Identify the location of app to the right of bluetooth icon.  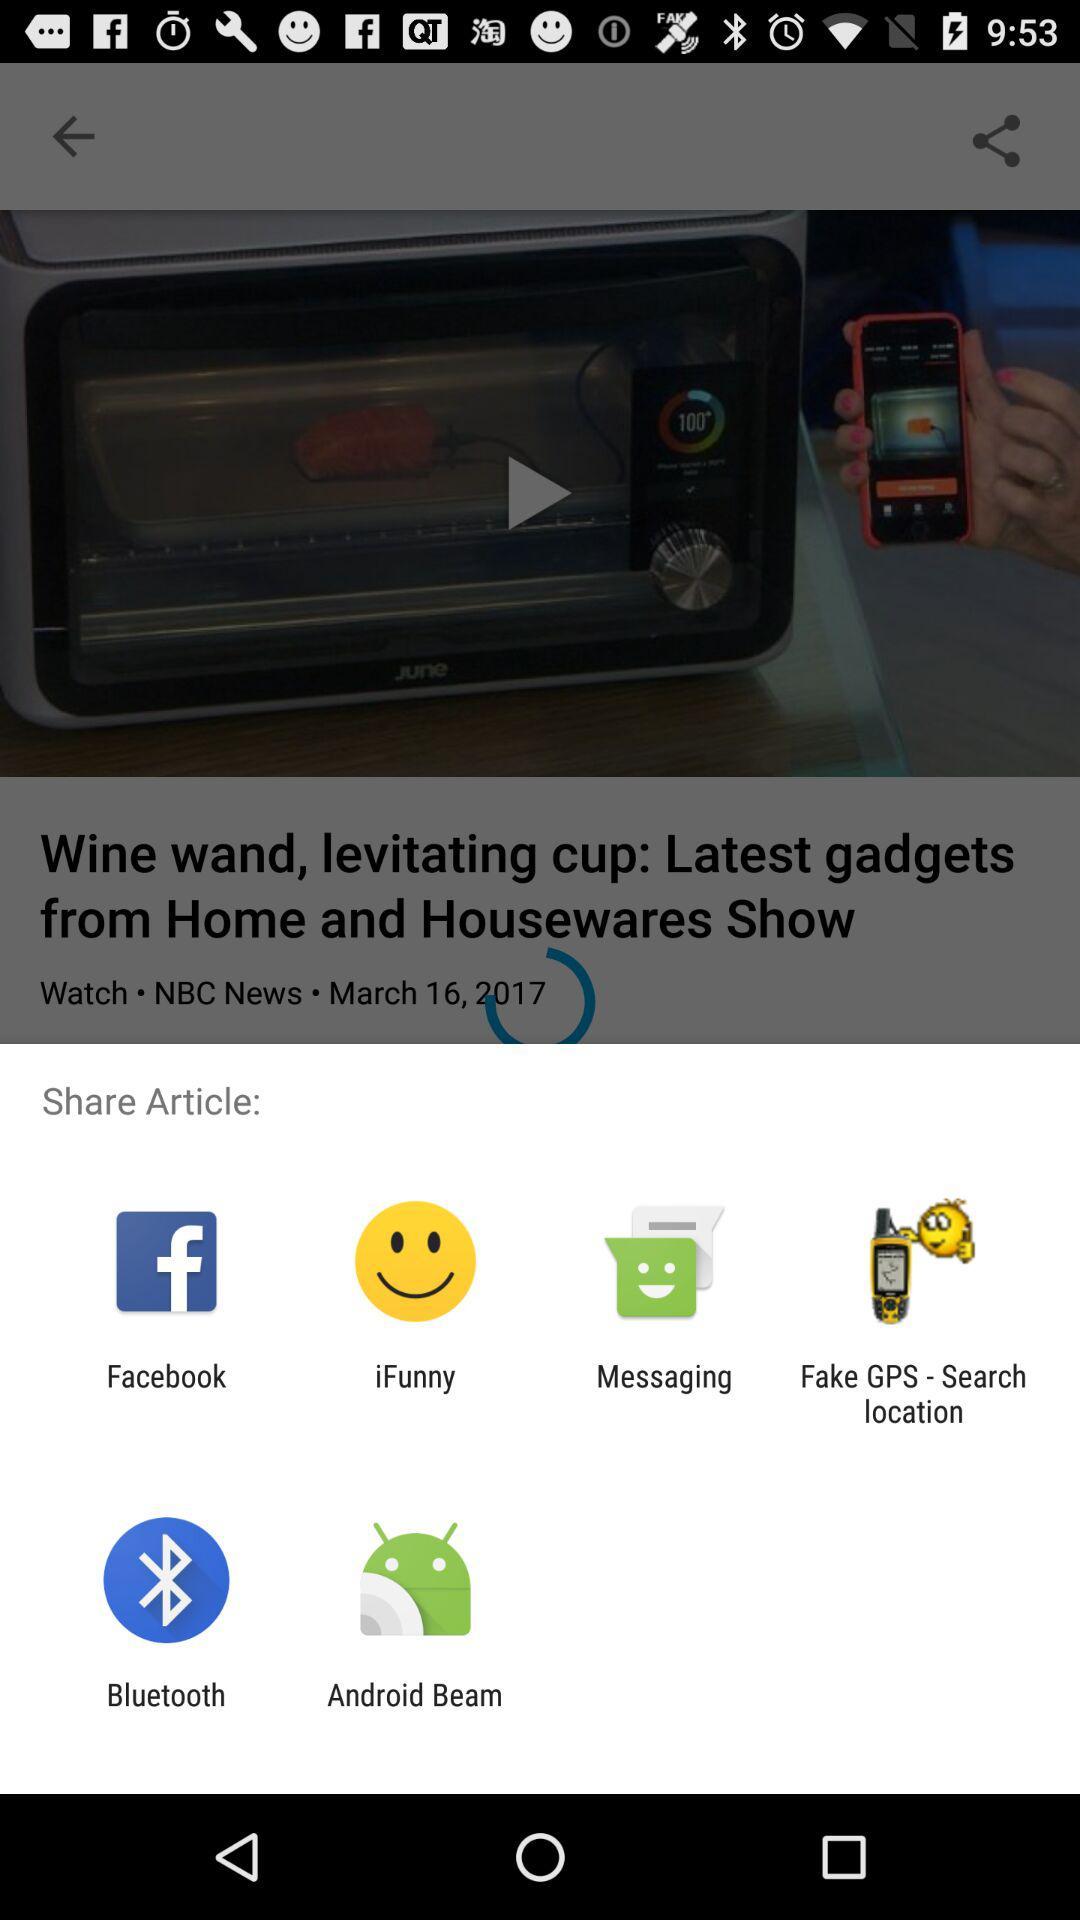
(414, 1711).